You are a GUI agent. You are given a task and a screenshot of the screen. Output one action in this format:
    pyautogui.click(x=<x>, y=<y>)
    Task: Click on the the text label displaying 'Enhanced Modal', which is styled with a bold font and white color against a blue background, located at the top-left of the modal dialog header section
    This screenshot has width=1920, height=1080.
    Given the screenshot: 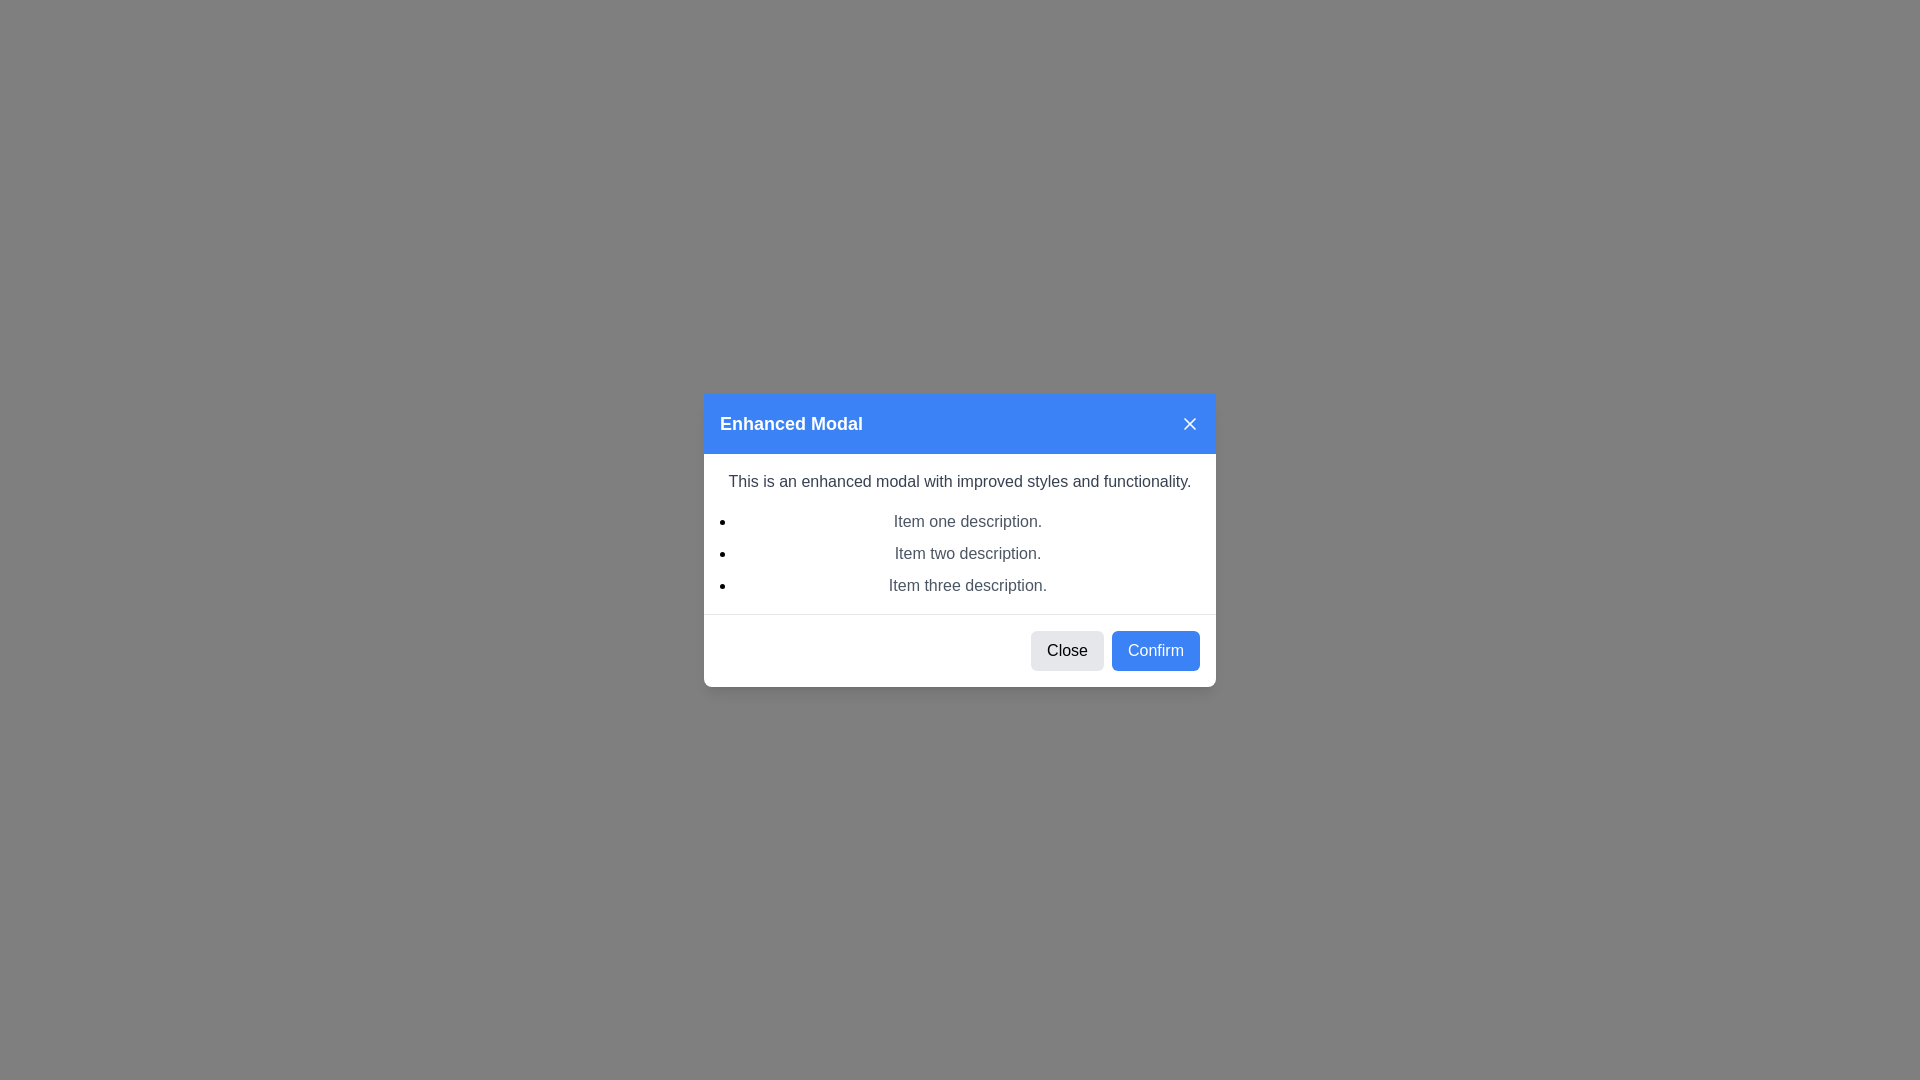 What is the action you would take?
    pyautogui.click(x=790, y=422)
    